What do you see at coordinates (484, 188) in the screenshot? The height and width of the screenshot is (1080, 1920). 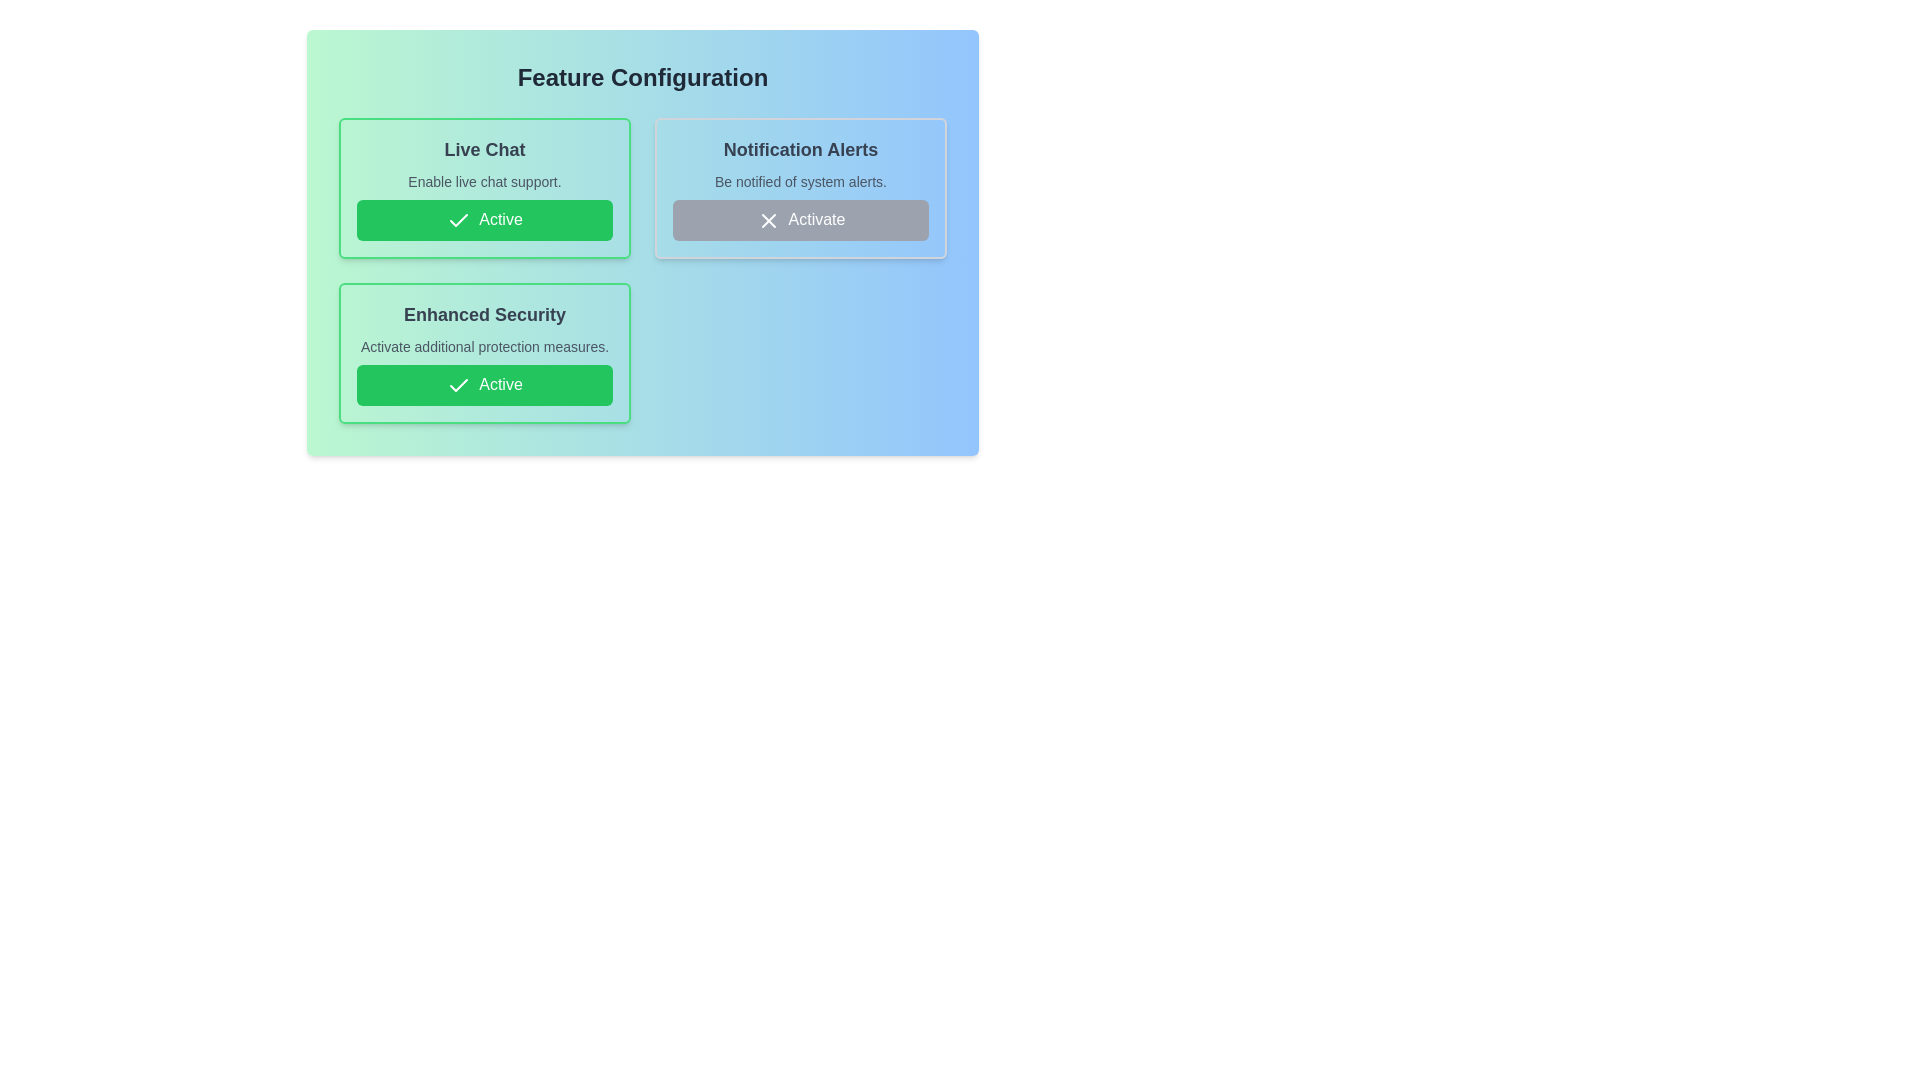 I see `the feature item Live Chat to observe the hover effect` at bounding box center [484, 188].